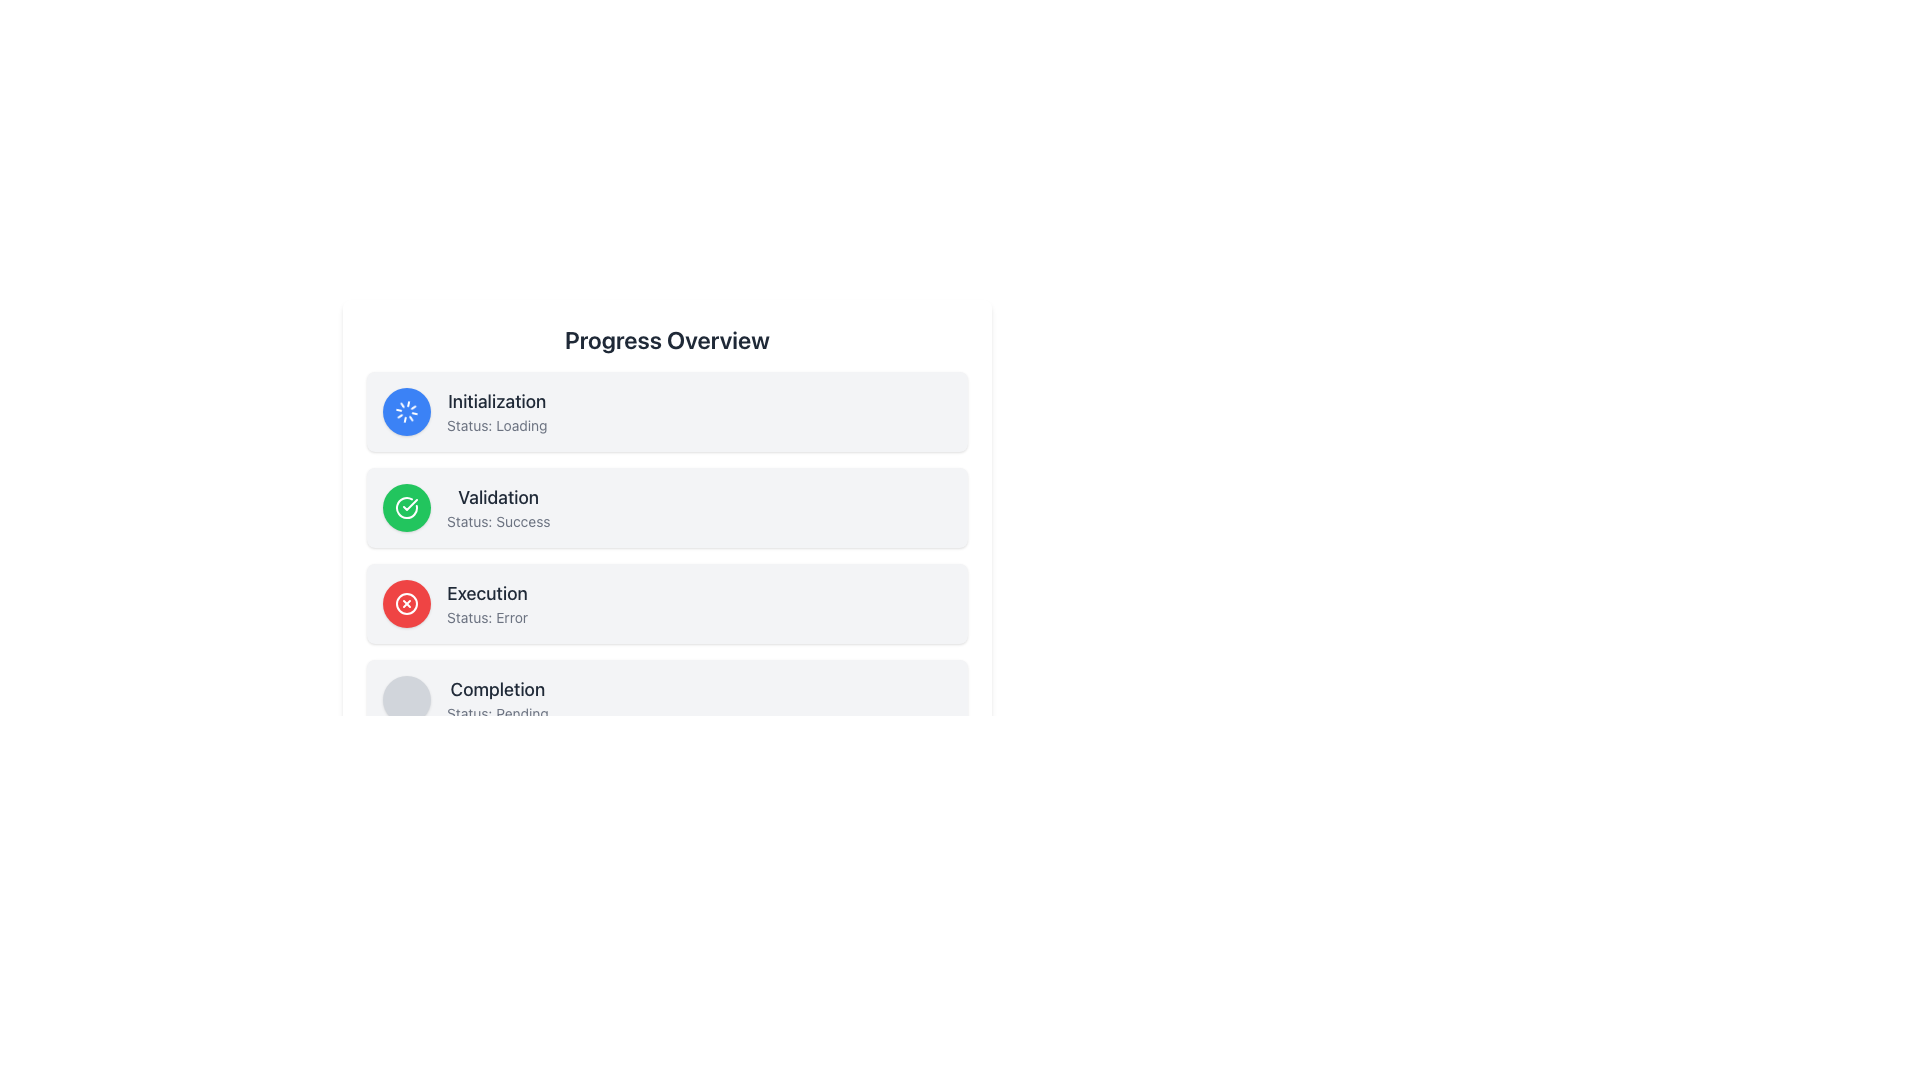 This screenshot has height=1080, width=1920. What do you see at coordinates (406, 411) in the screenshot?
I see `the Loading Spinner, which is an SVG icon styled as a rotating graphic within a blue circular background, located to the left of the text 'Initialization Status: Loading'` at bounding box center [406, 411].